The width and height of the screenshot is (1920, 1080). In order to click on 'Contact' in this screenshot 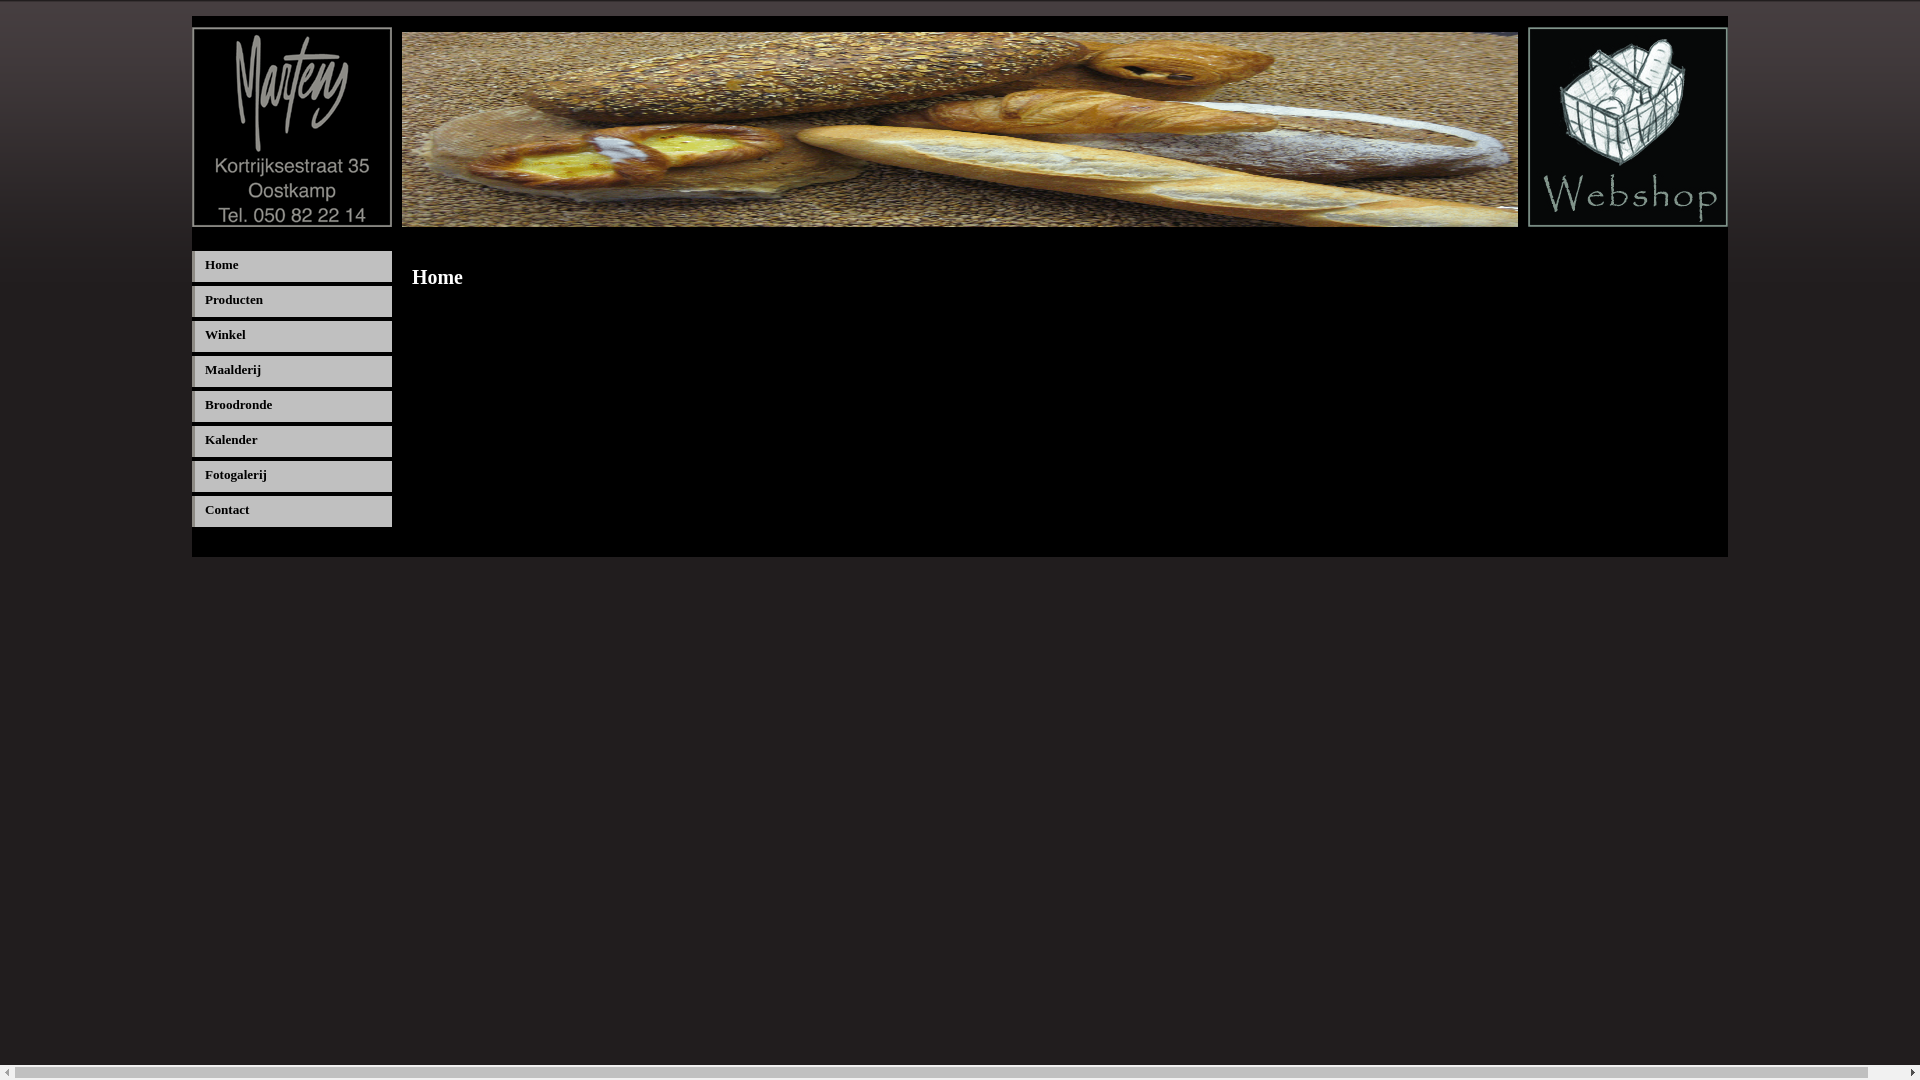, I will do `click(291, 510)`.